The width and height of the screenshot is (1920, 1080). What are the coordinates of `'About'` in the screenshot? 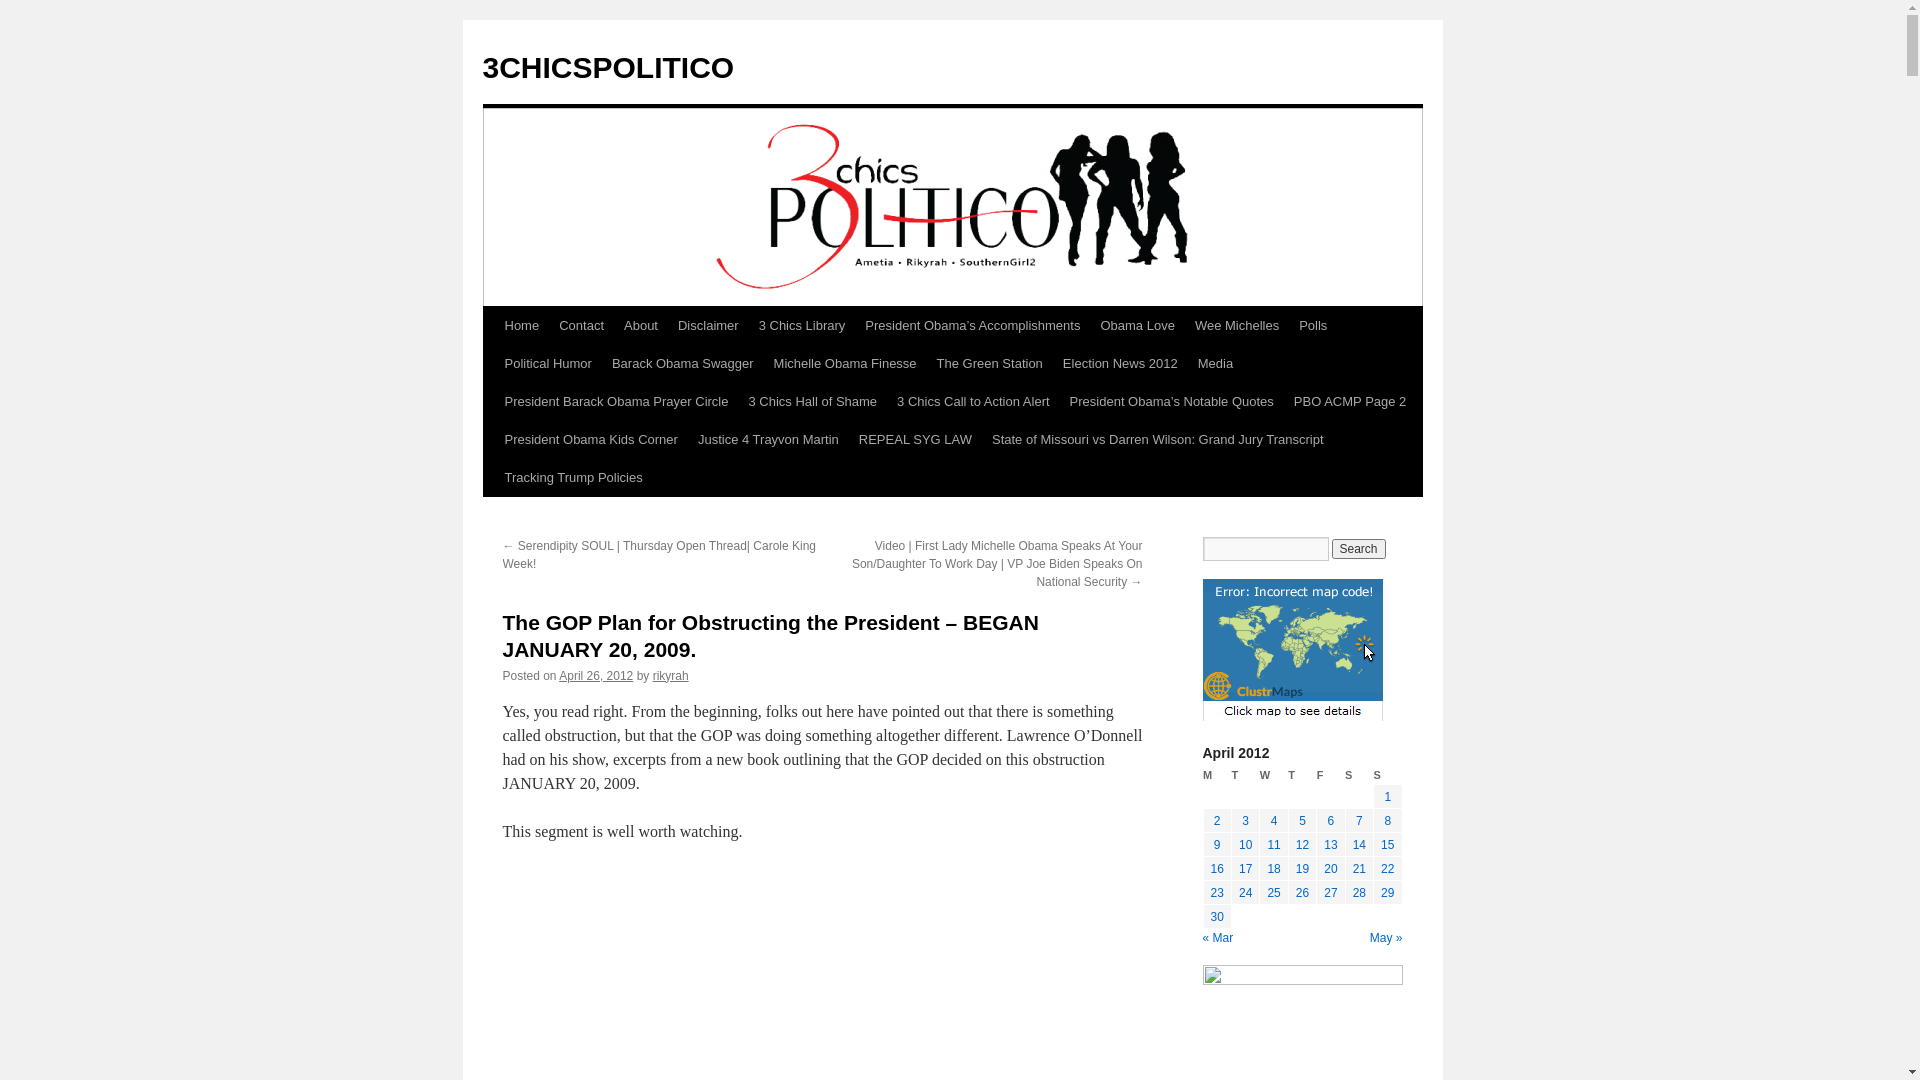 It's located at (613, 325).